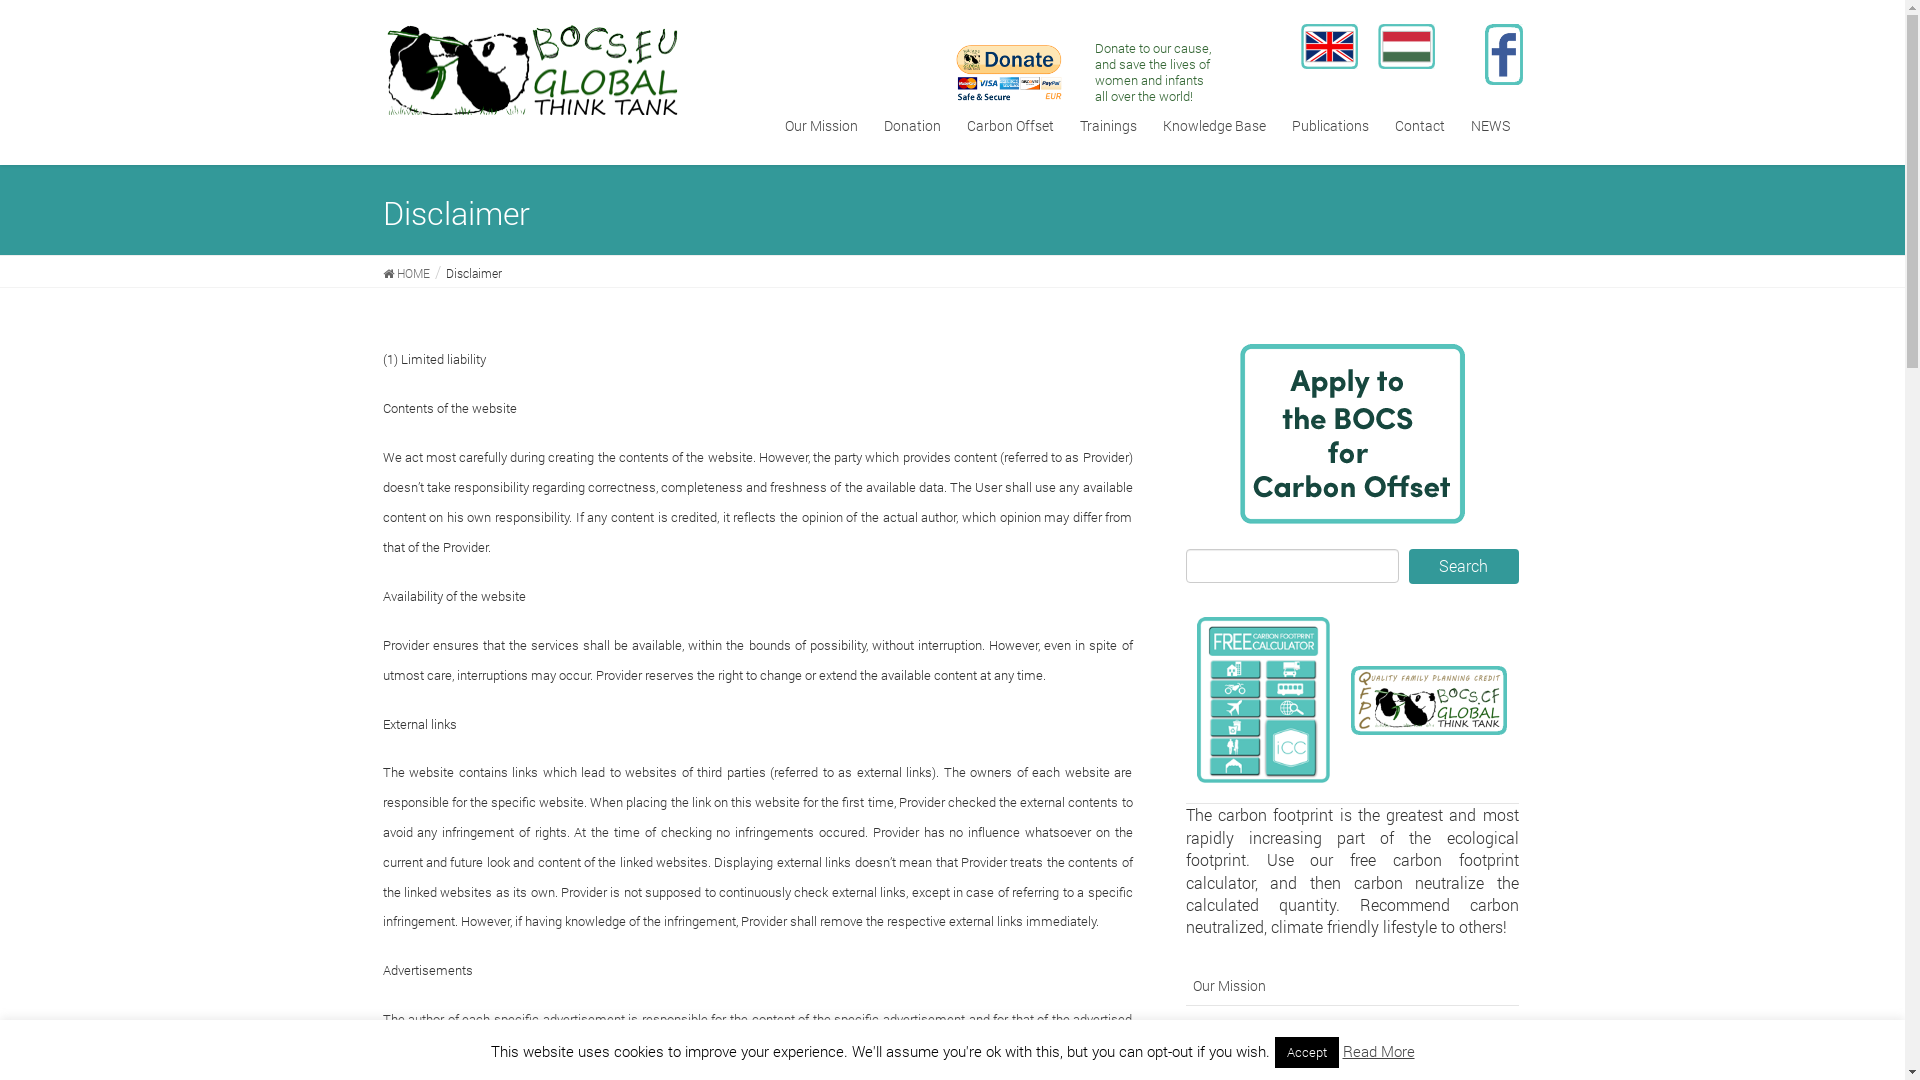 Image resolution: width=1920 pixels, height=1080 pixels. What do you see at coordinates (869, 125) in the screenshot?
I see `'Donation'` at bounding box center [869, 125].